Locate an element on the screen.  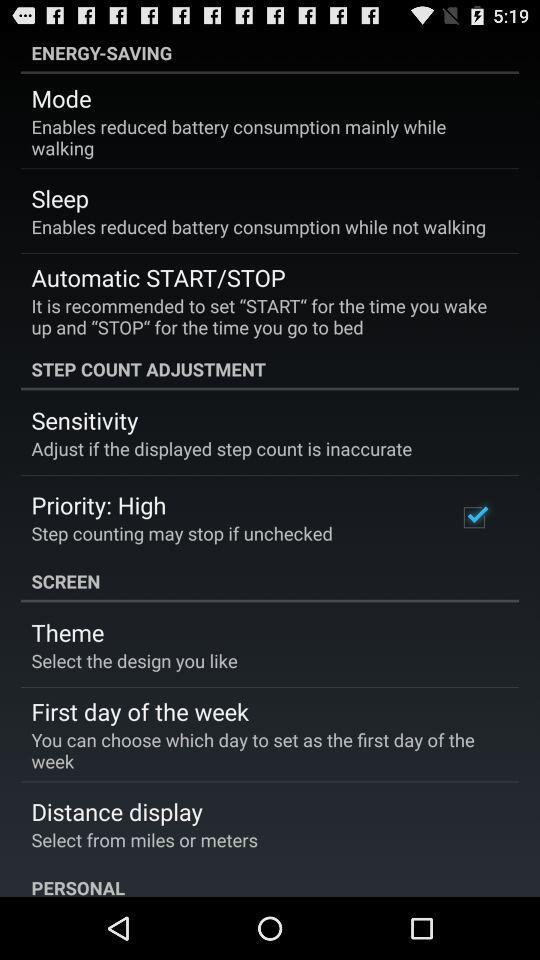
icon above select the design is located at coordinates (67, 631).